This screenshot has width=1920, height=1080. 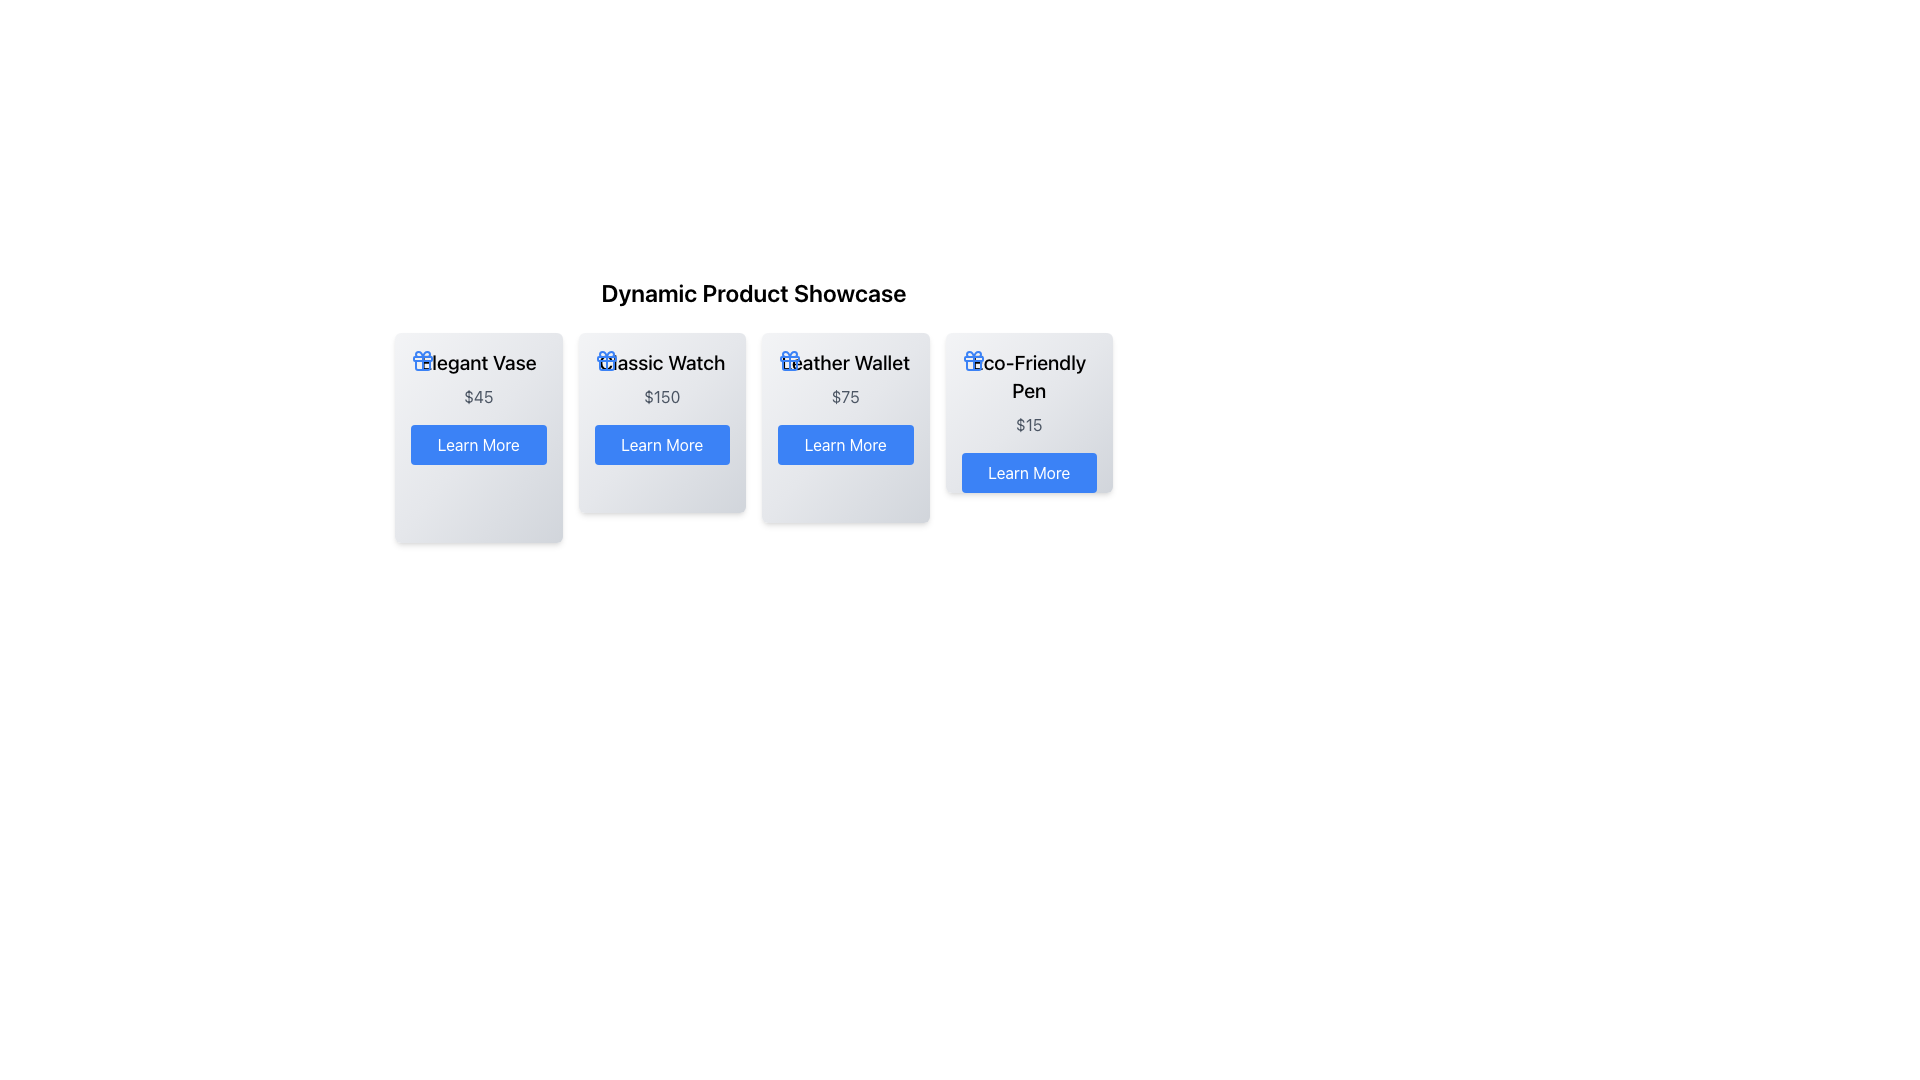 I want to click on text content of the large, bold-styled text label that reads 'Dynamic Product Showcase', positioned at the top of the section and centered horizontally, so click(x=752, y=293).